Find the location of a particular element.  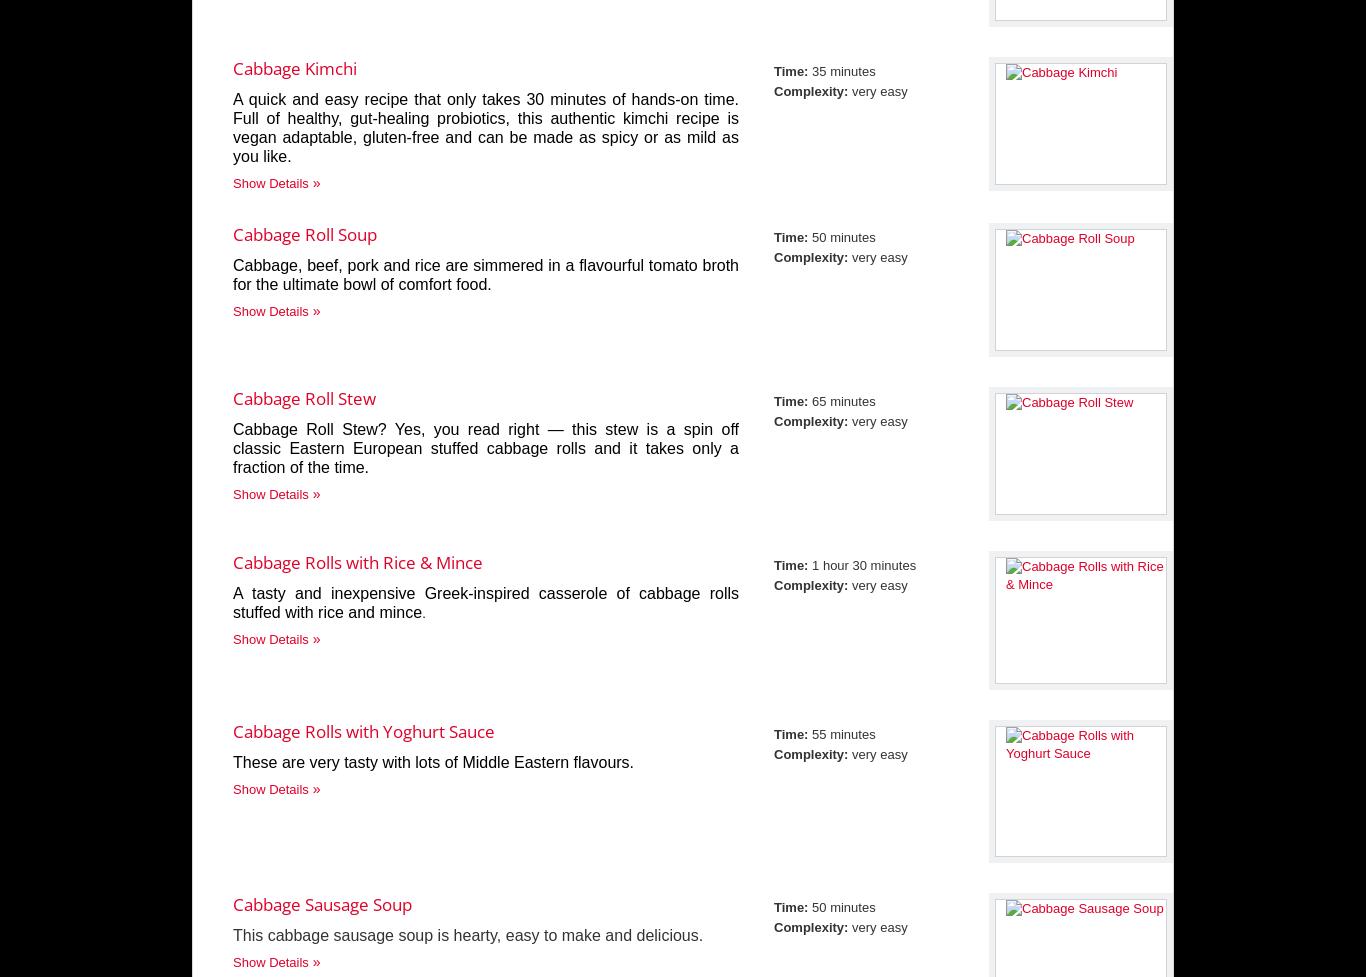

'55 minutes' is located at coordinates (842, 734).